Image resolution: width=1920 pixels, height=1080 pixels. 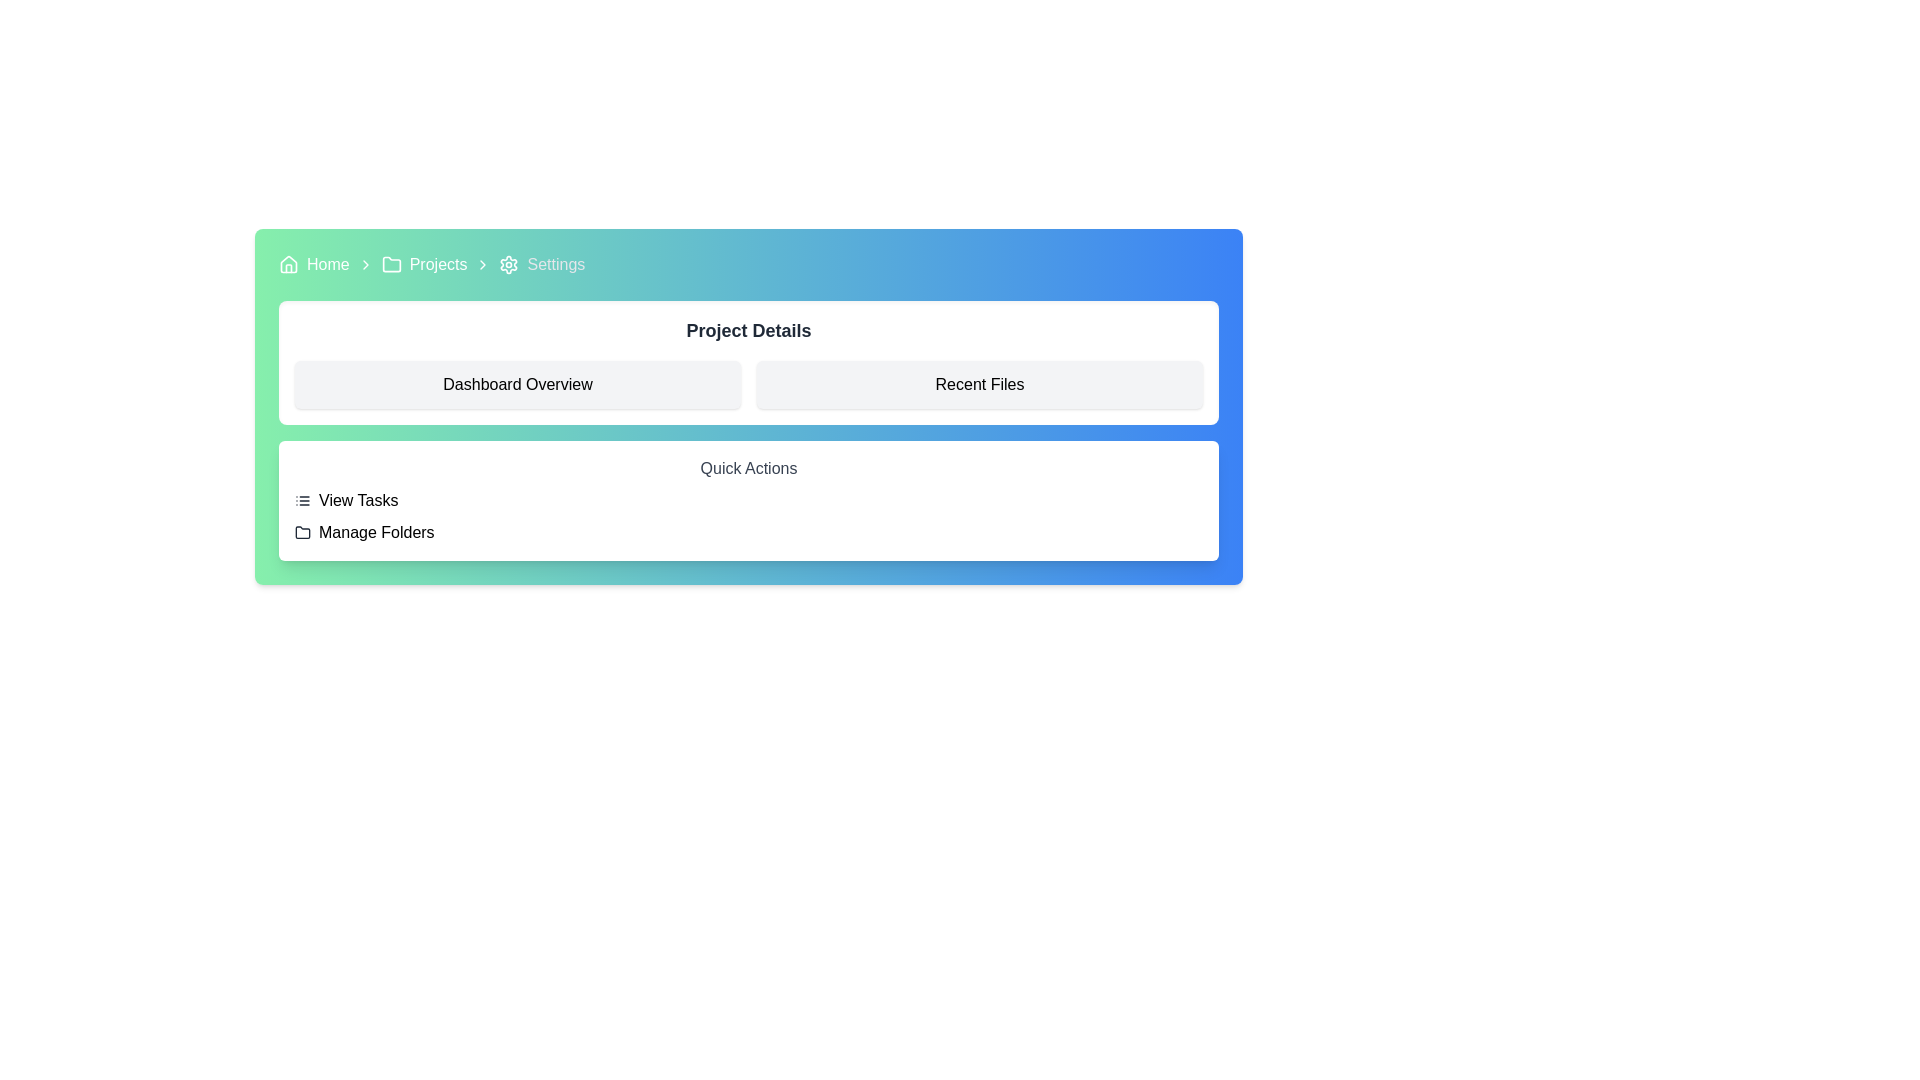 What do you see at coordinates (301, 531) in the screenshot?
I see `the folder-shaped icon located in the 'Quick Actions' section, positioned to the left of the 'Manage Folders' label` at bounding box center [301, 531].